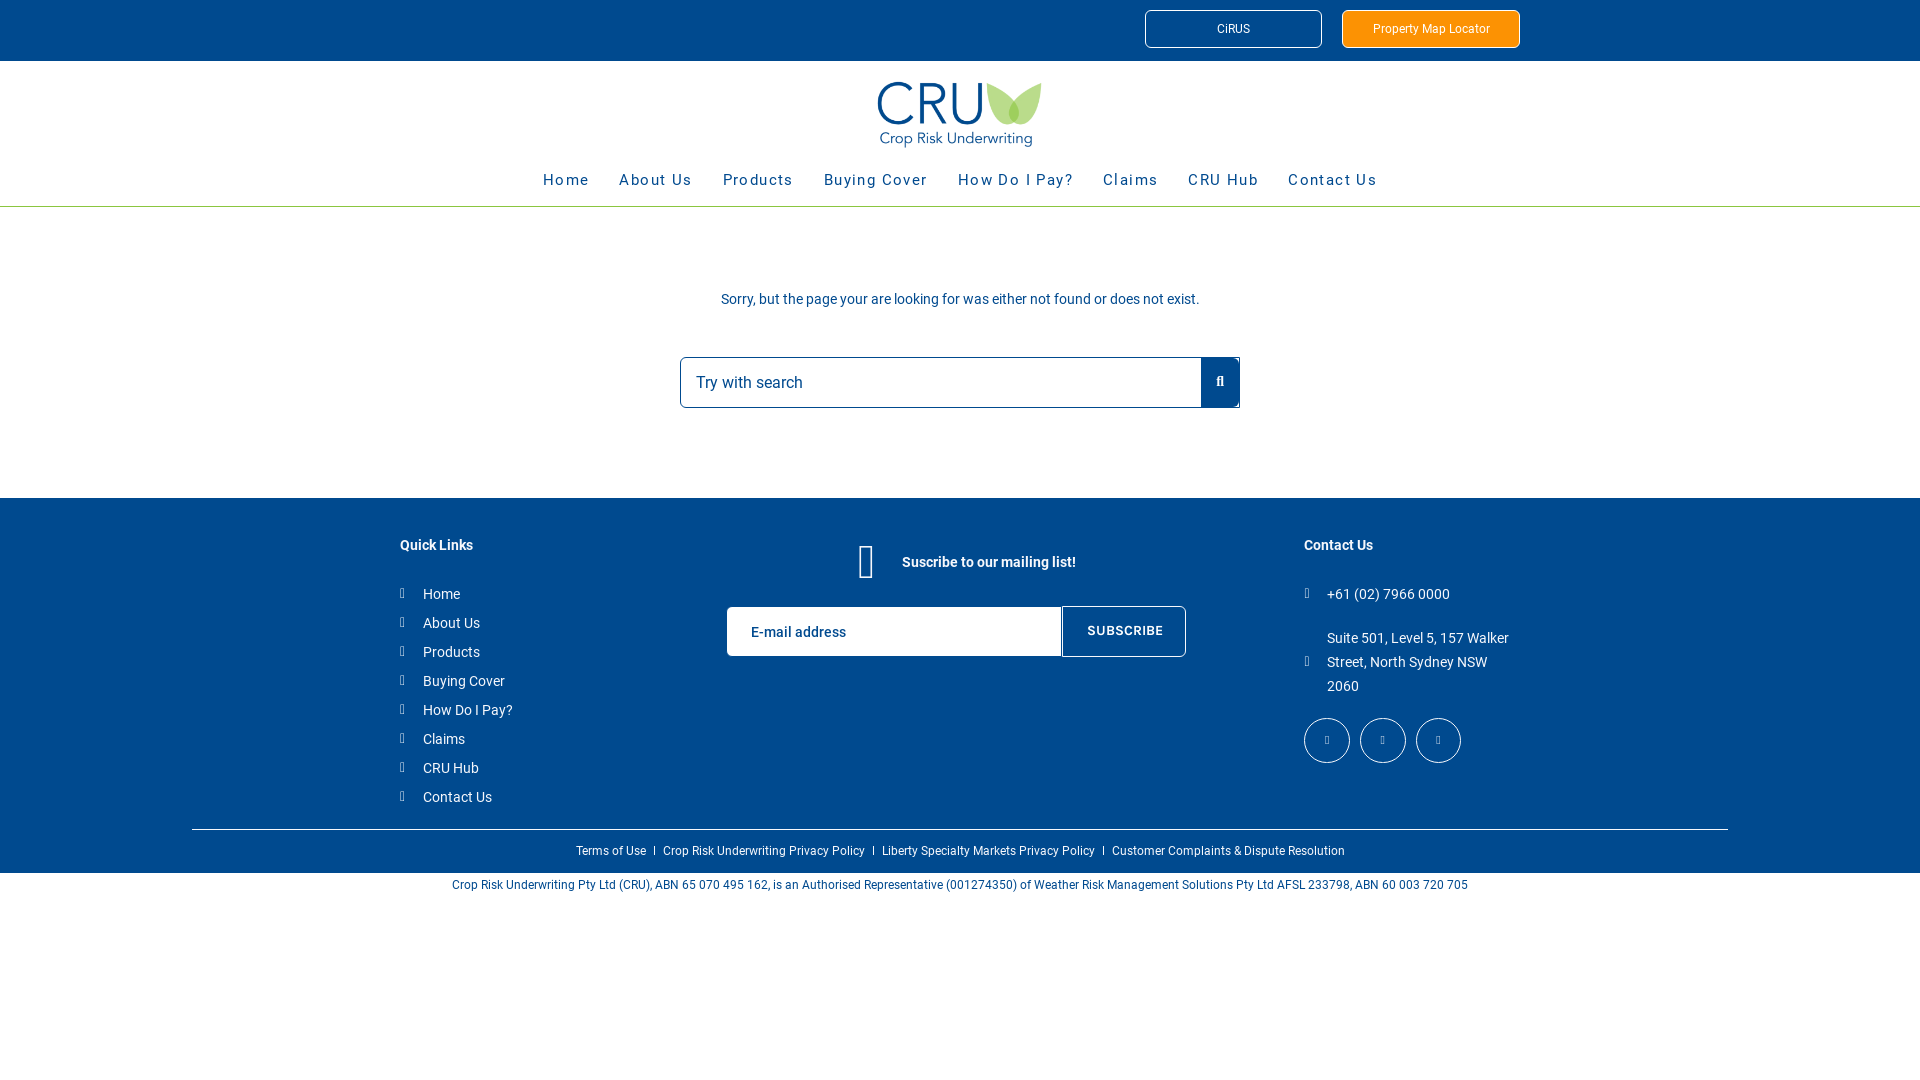  Describe the element at coordinates (504, 680) in the screenshot. I see `'Buying Cover'` at that location.